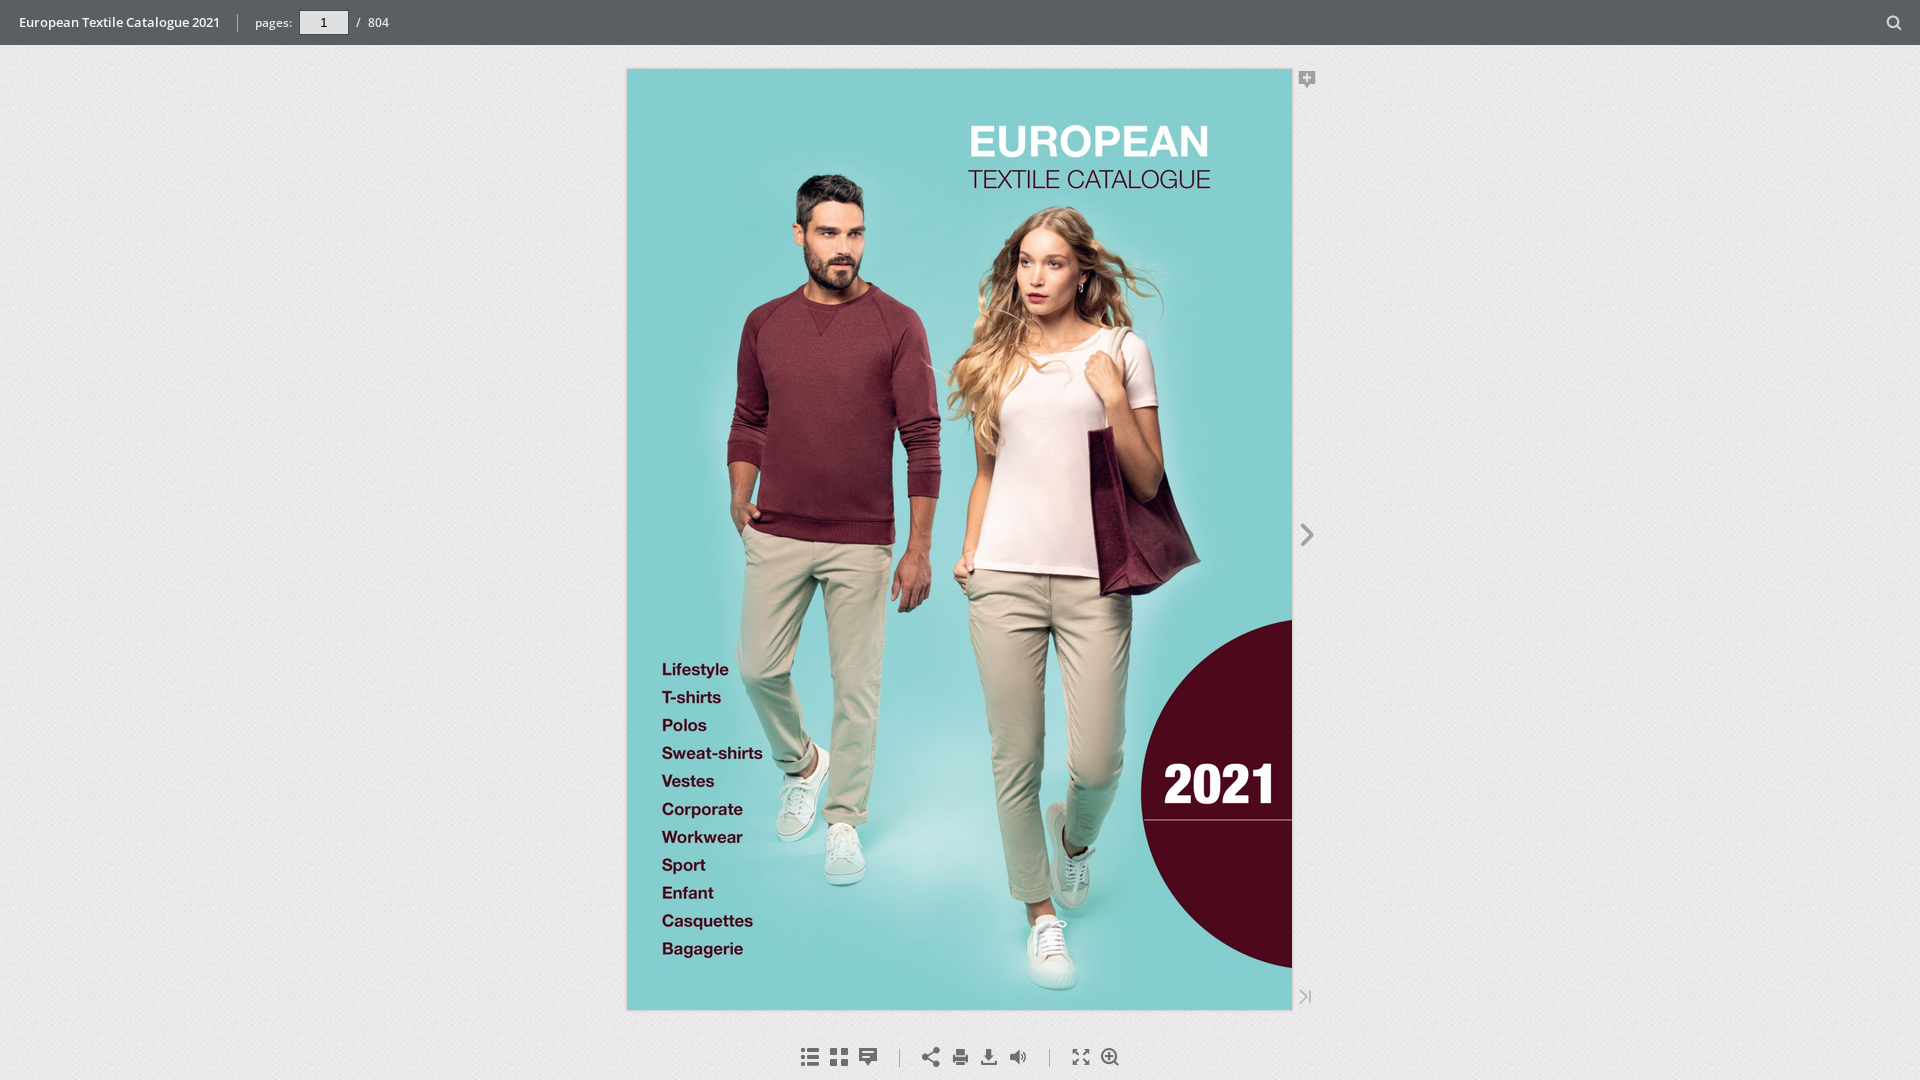  What do you see at coordinates (1879, 23) in the screenshot?
I see `'Search'` at bounding box center [1879, 23].